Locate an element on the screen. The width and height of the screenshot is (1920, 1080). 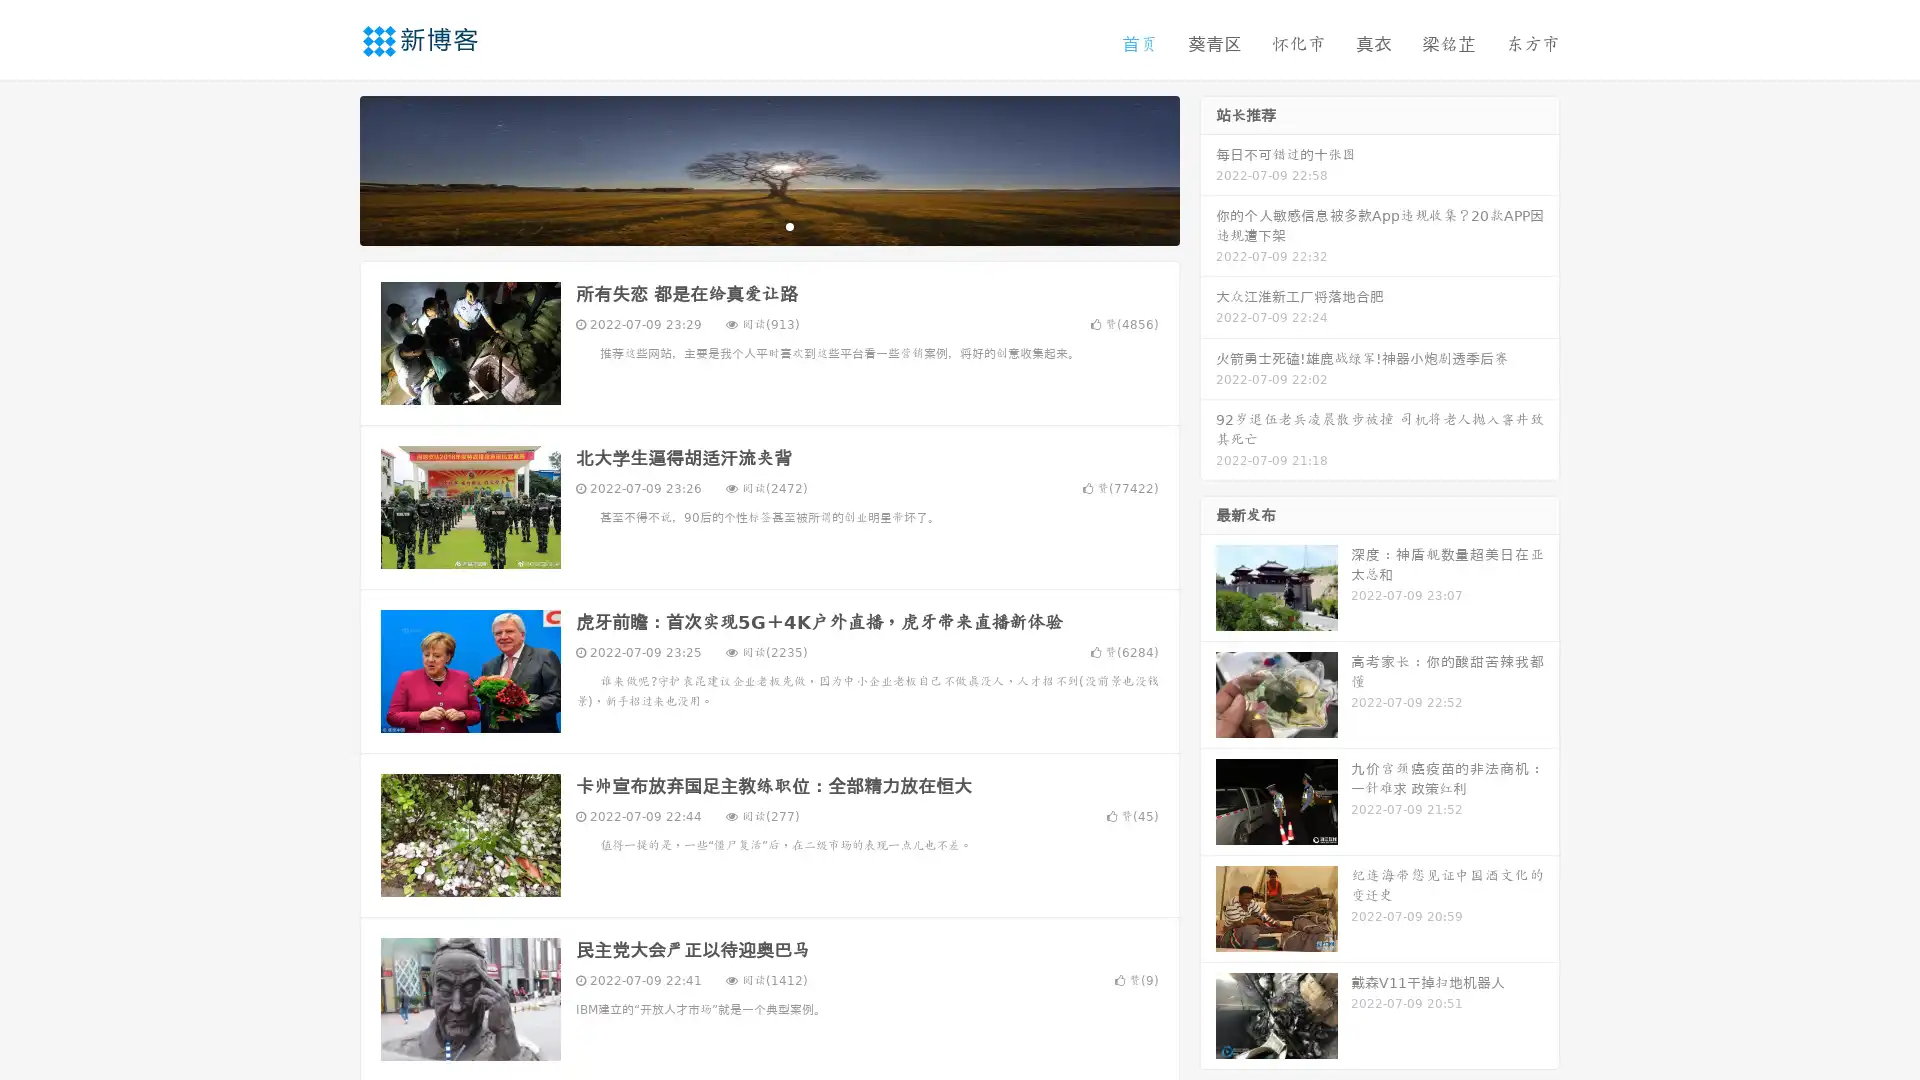
Go to slide 1 is located at coordinates (748, 225).